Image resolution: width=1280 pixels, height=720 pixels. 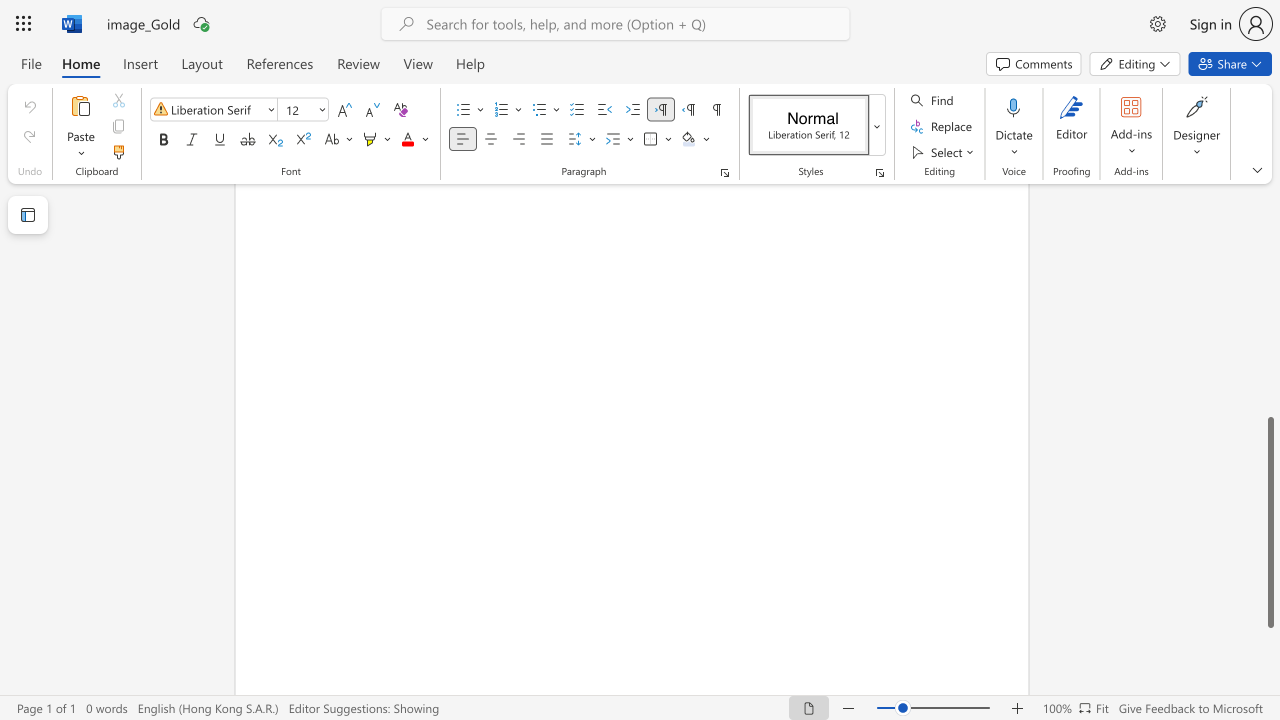 I want to click on the scrollbar to scroll the page up, so click(x=1269, y=400).